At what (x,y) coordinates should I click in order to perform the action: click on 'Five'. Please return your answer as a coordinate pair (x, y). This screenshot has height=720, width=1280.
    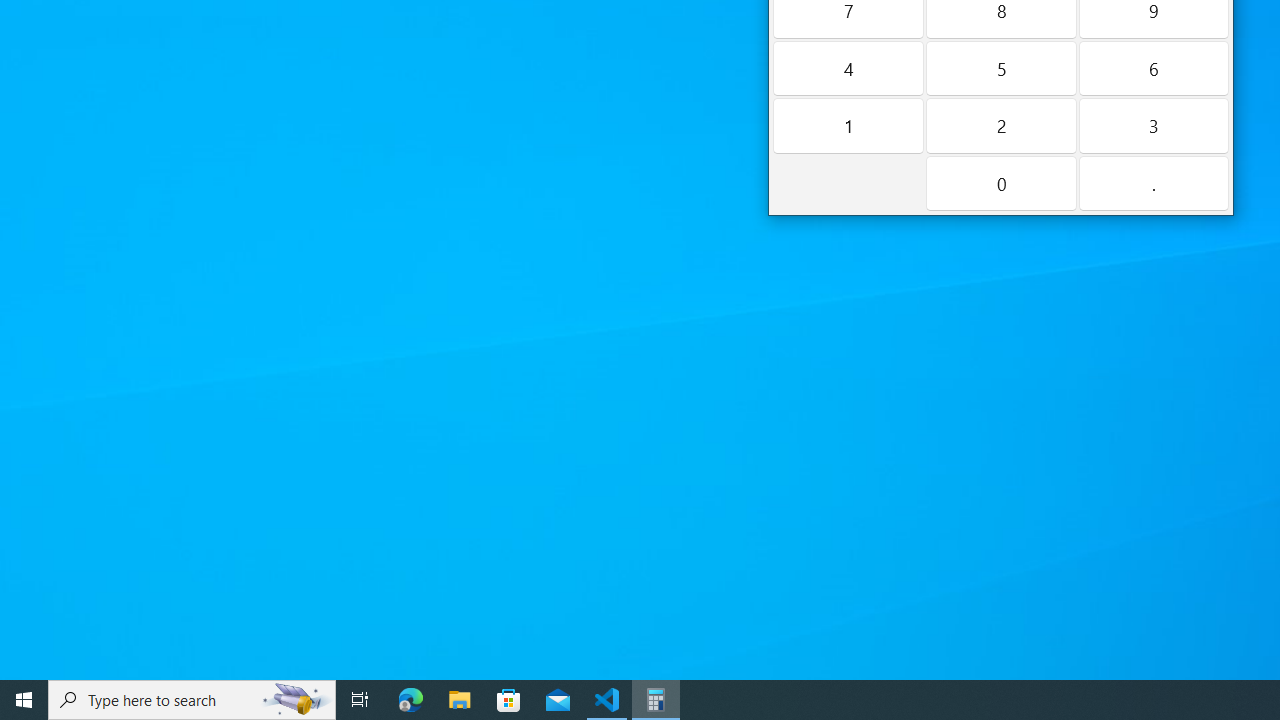
    Looking at the image, I should click on (1000, 67).